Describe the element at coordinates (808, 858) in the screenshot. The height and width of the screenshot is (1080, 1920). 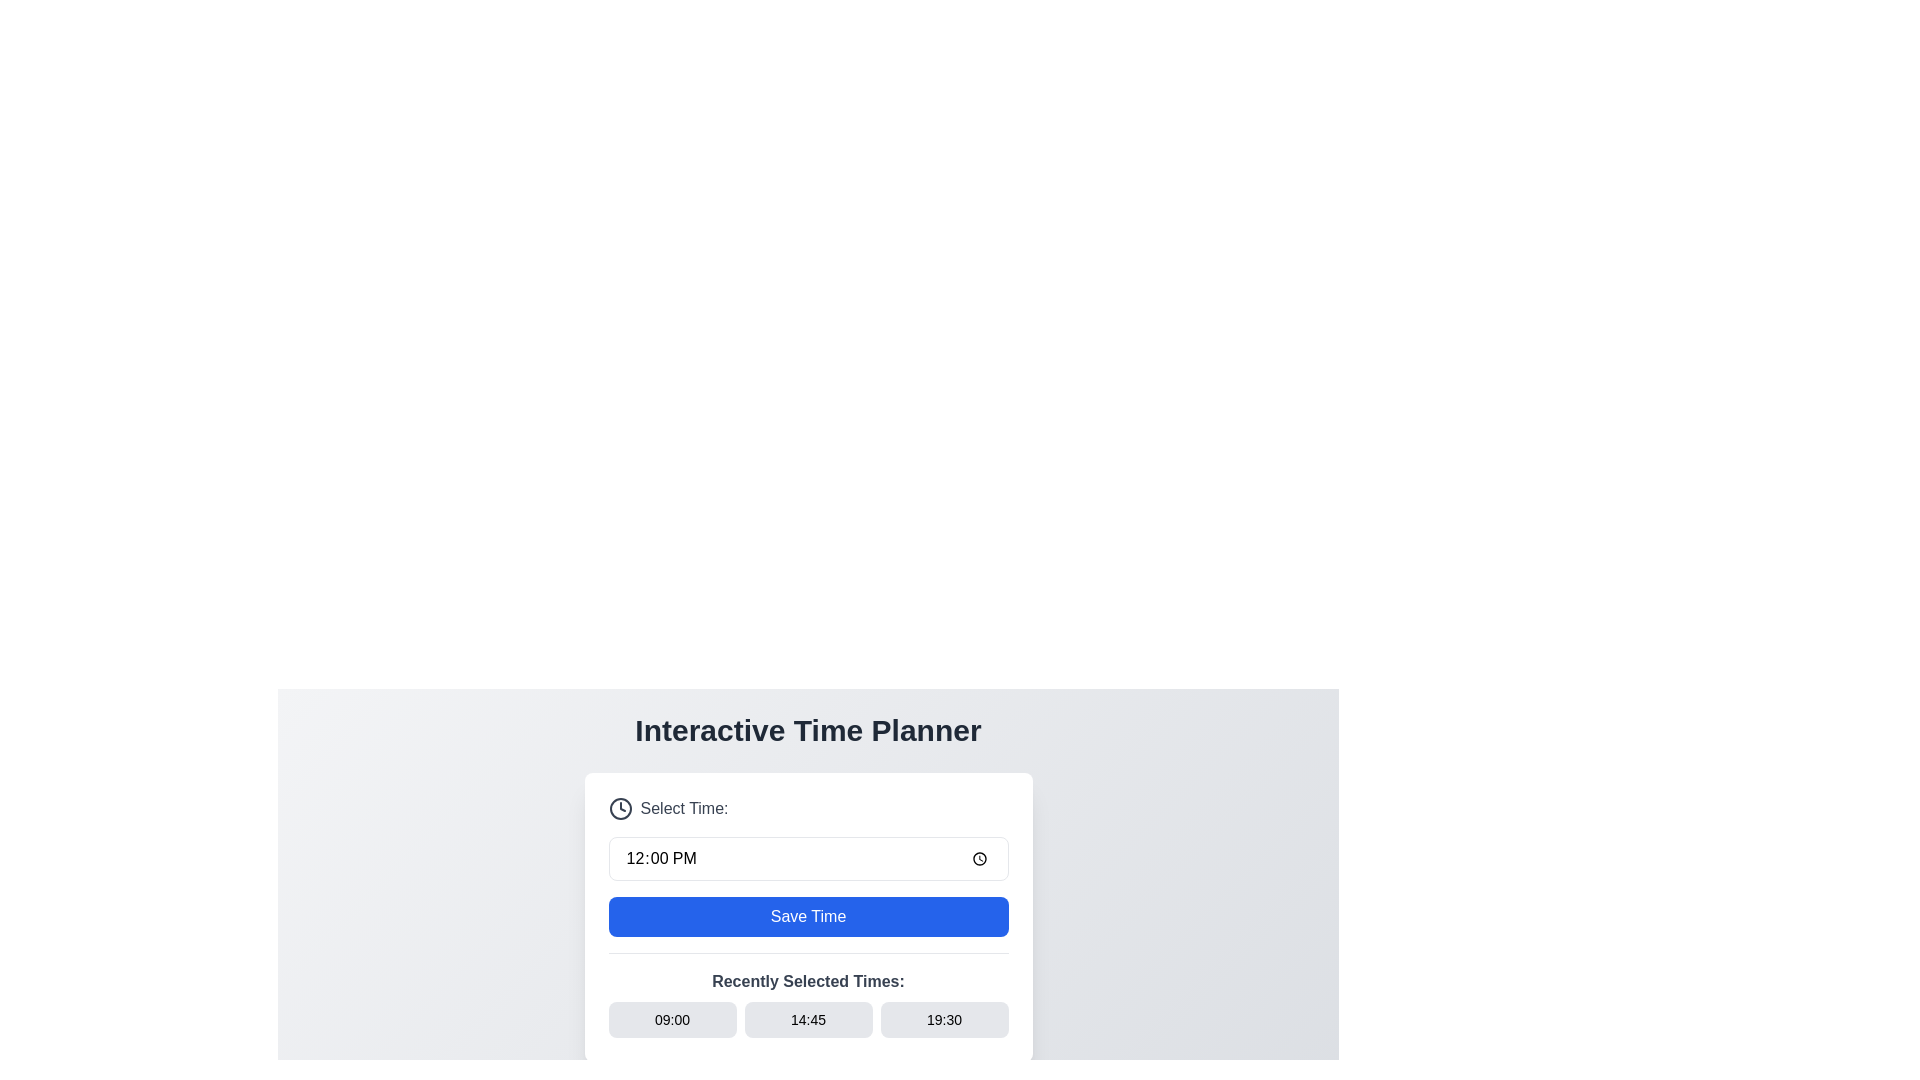
I see `the time input field displaying '12:00 PM'` at that location.